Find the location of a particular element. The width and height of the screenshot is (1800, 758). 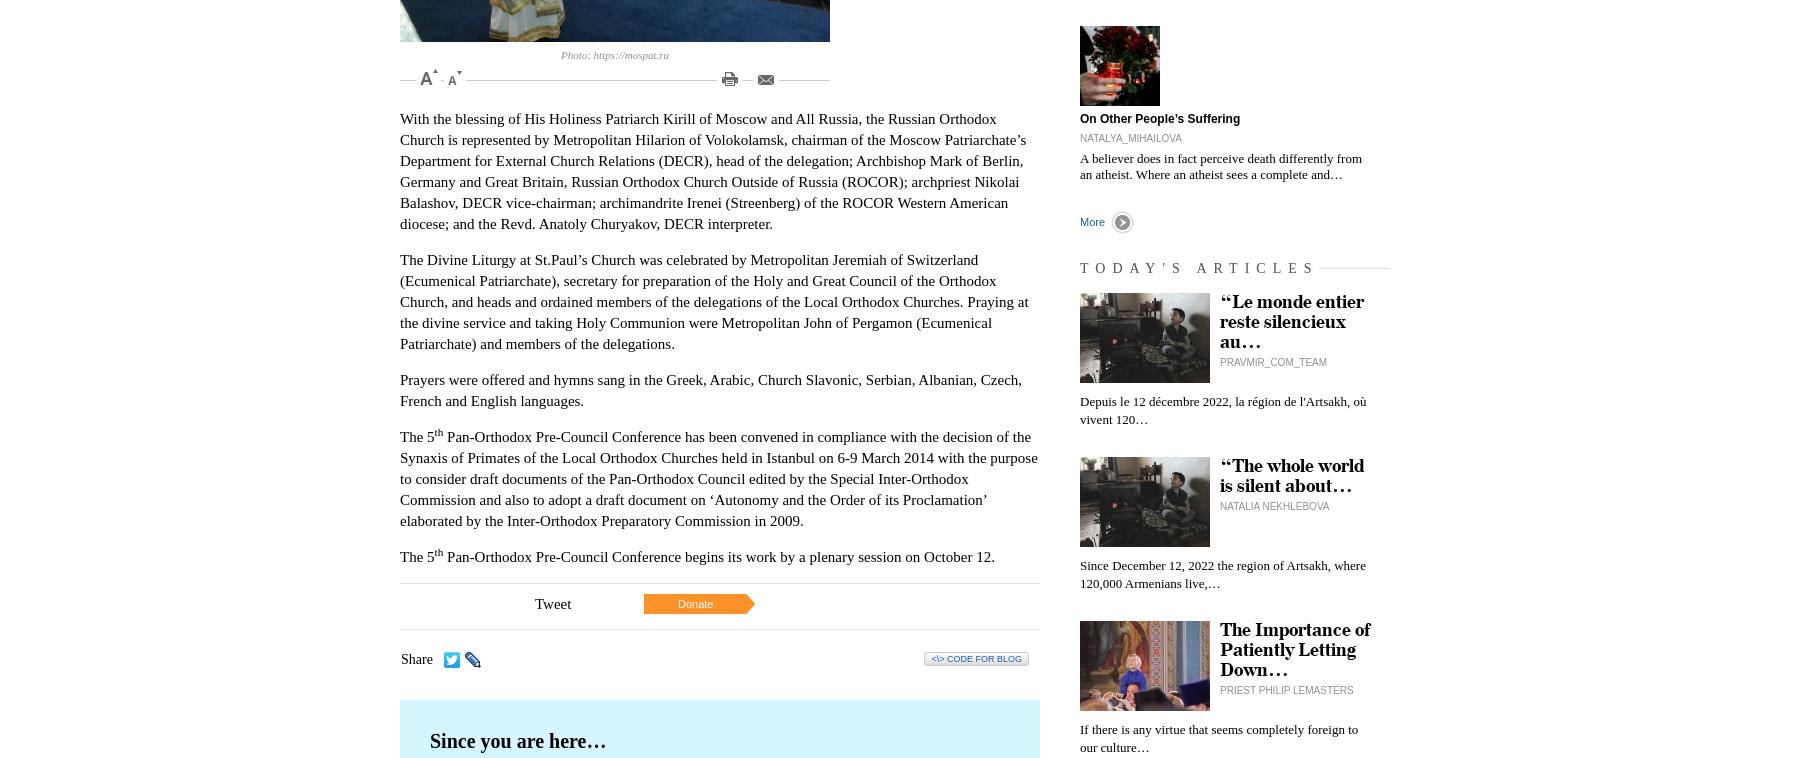

'If there is any virtue that seems completely foreign to our culture…' is located at coordinates (1217, 738).